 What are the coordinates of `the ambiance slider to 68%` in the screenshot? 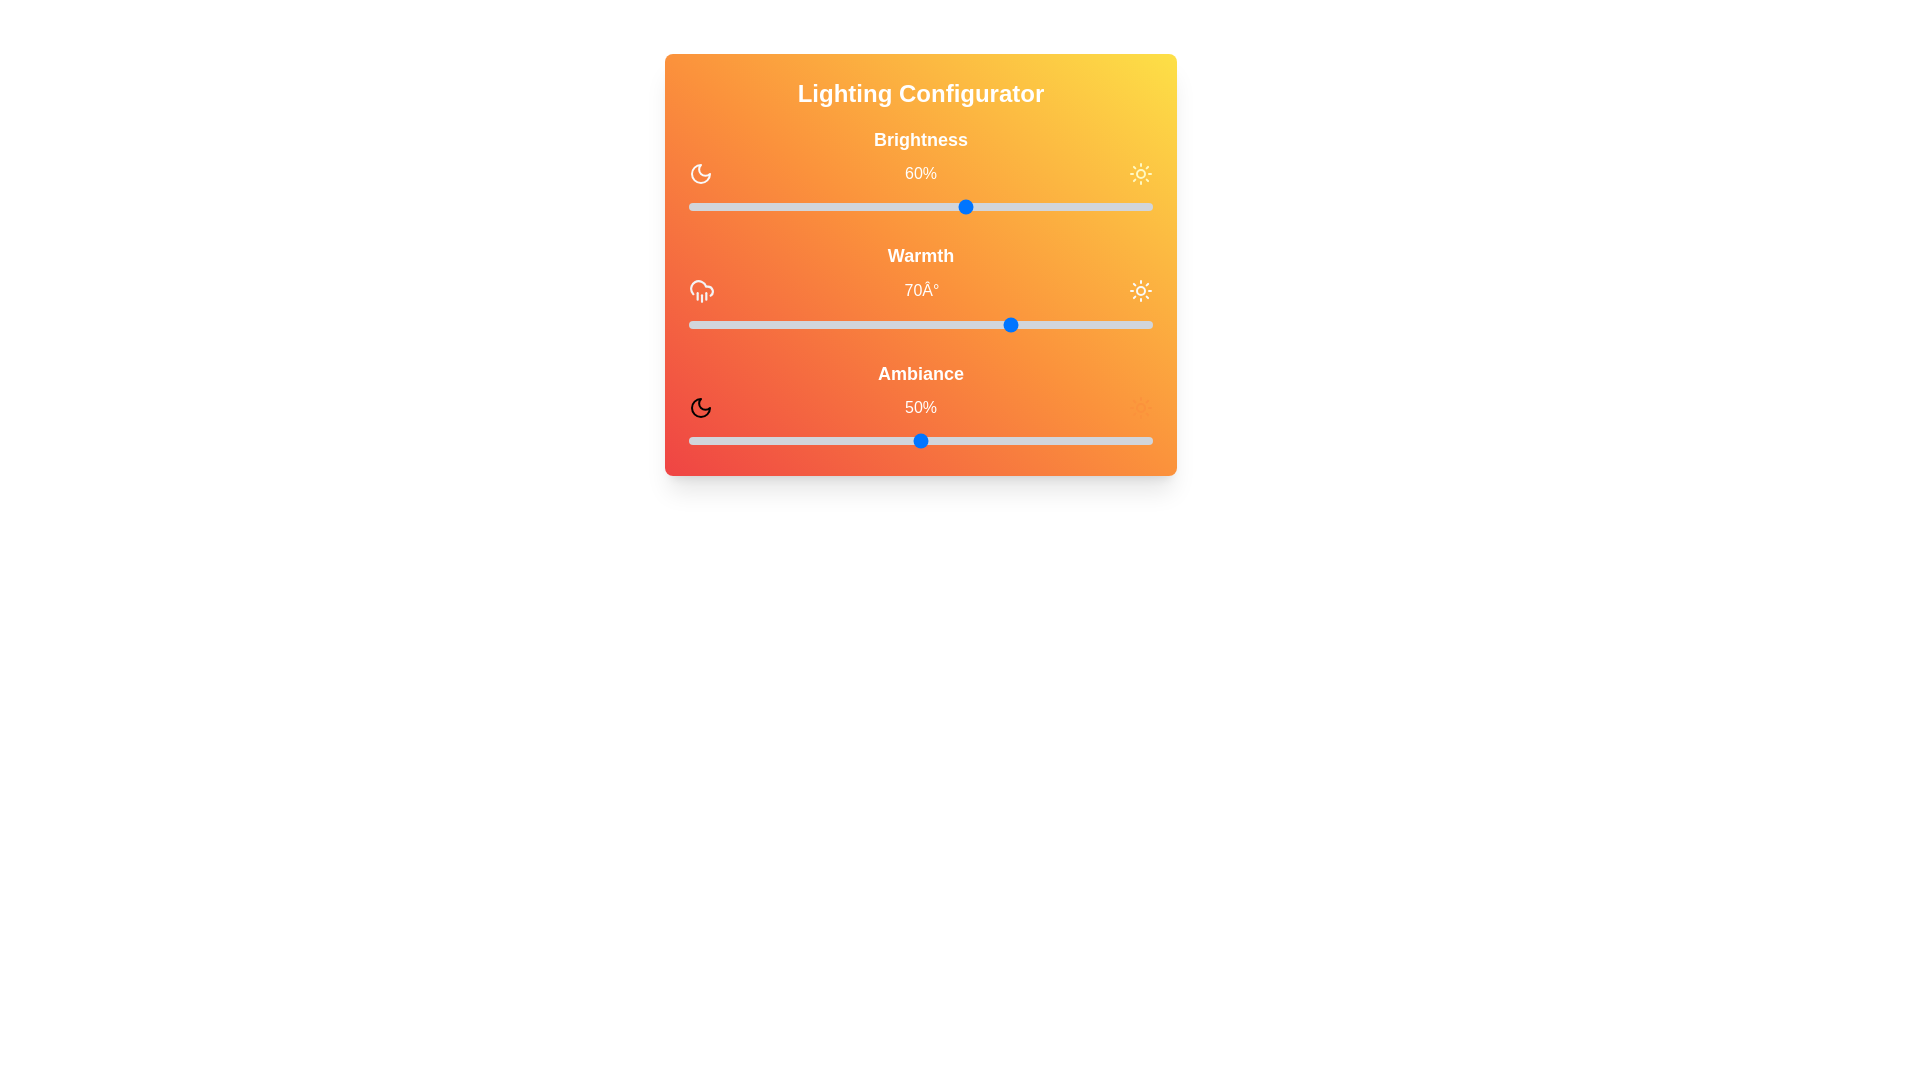 It's located at (1004, 439).